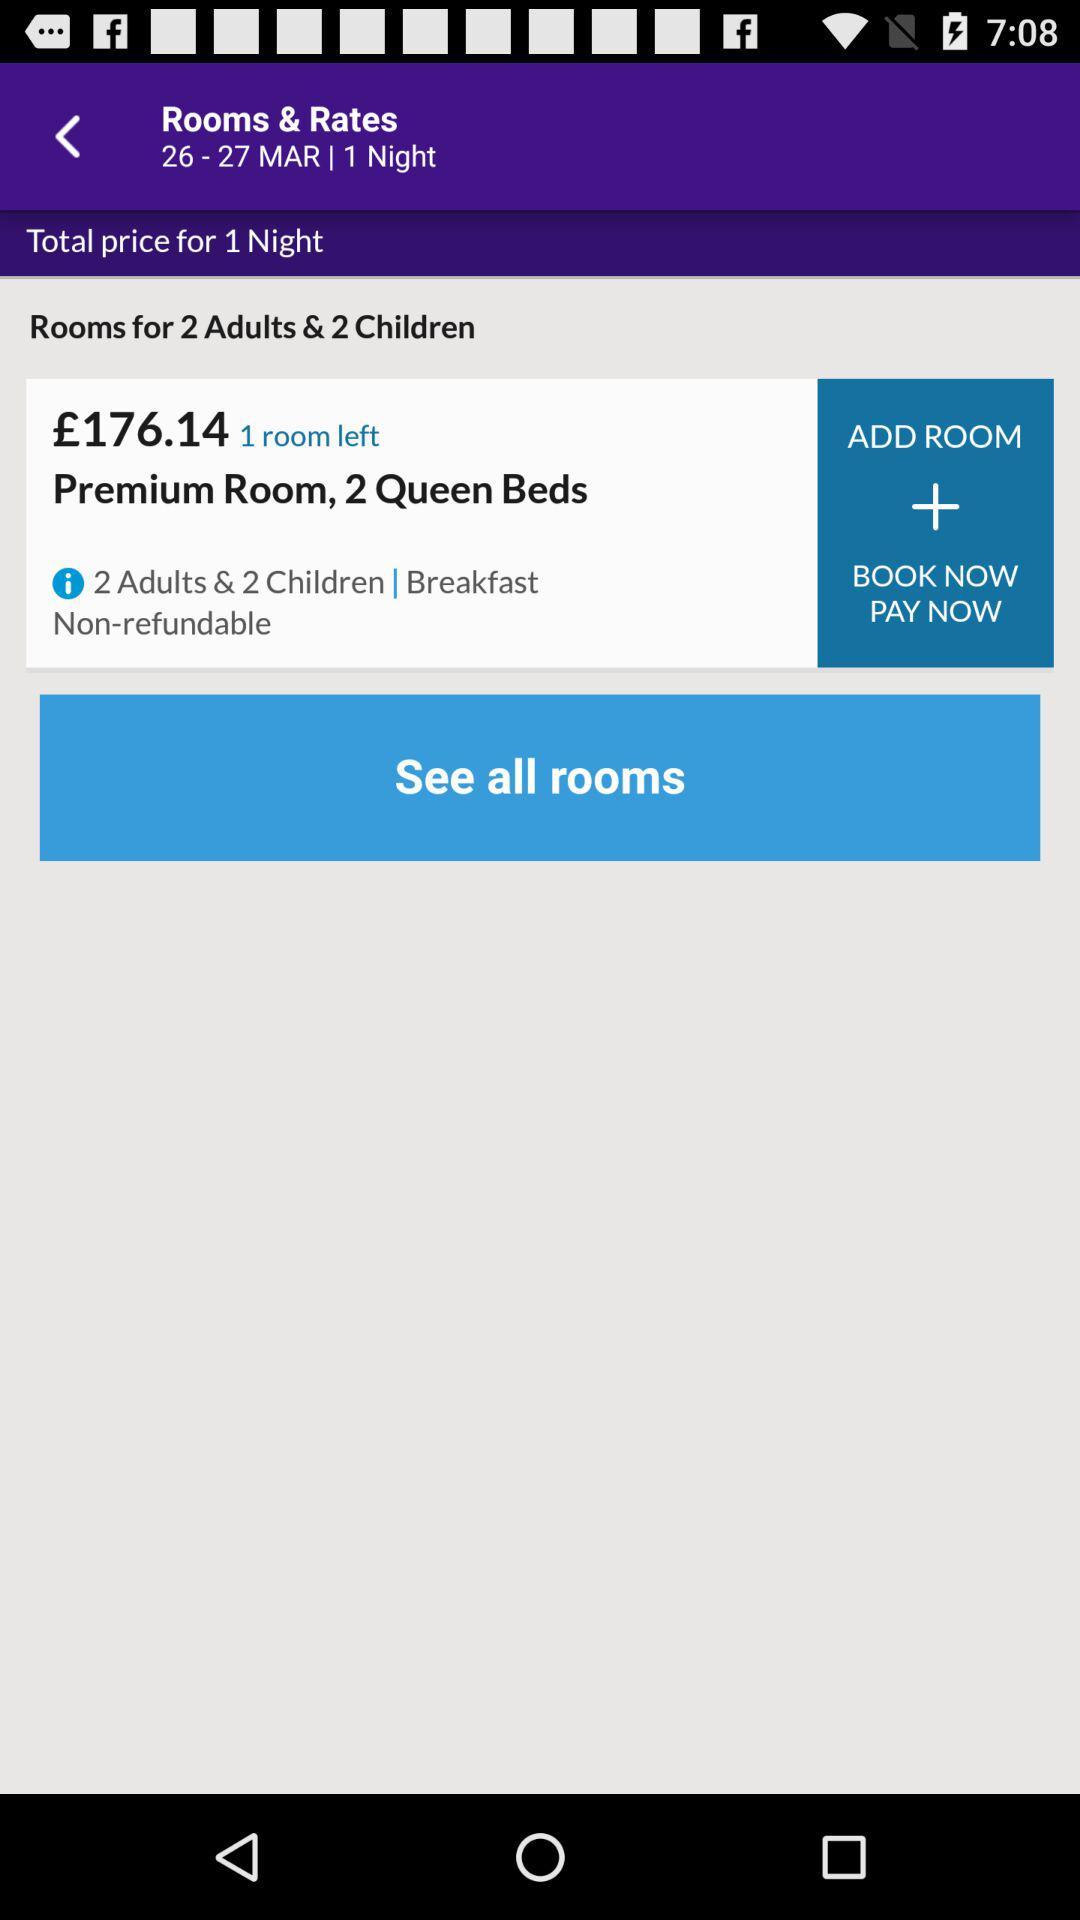 The height and width of the screenshot is (1920, 1080). What do you see at coordinates (472, 582) in the screenshot?
I see `breakfast icon` at bounding box center [472, 582].